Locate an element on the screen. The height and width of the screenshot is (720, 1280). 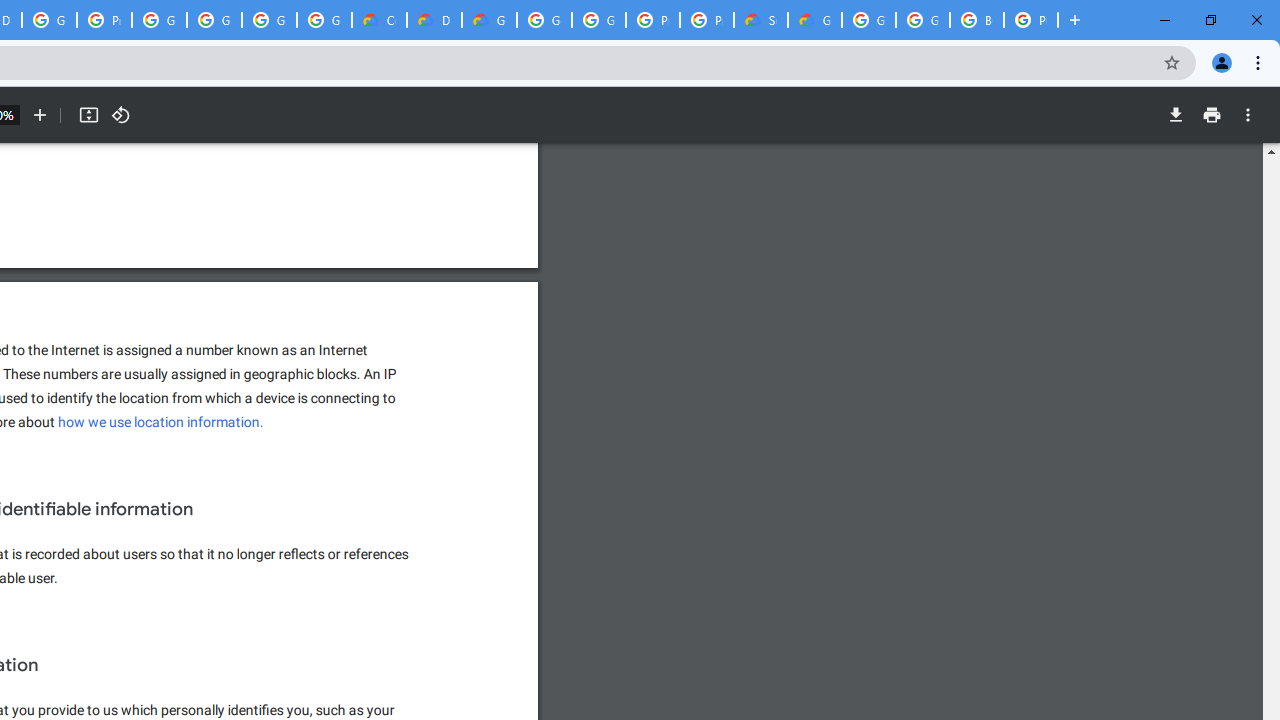
'More actions' is located at coordinates (1247, 115).